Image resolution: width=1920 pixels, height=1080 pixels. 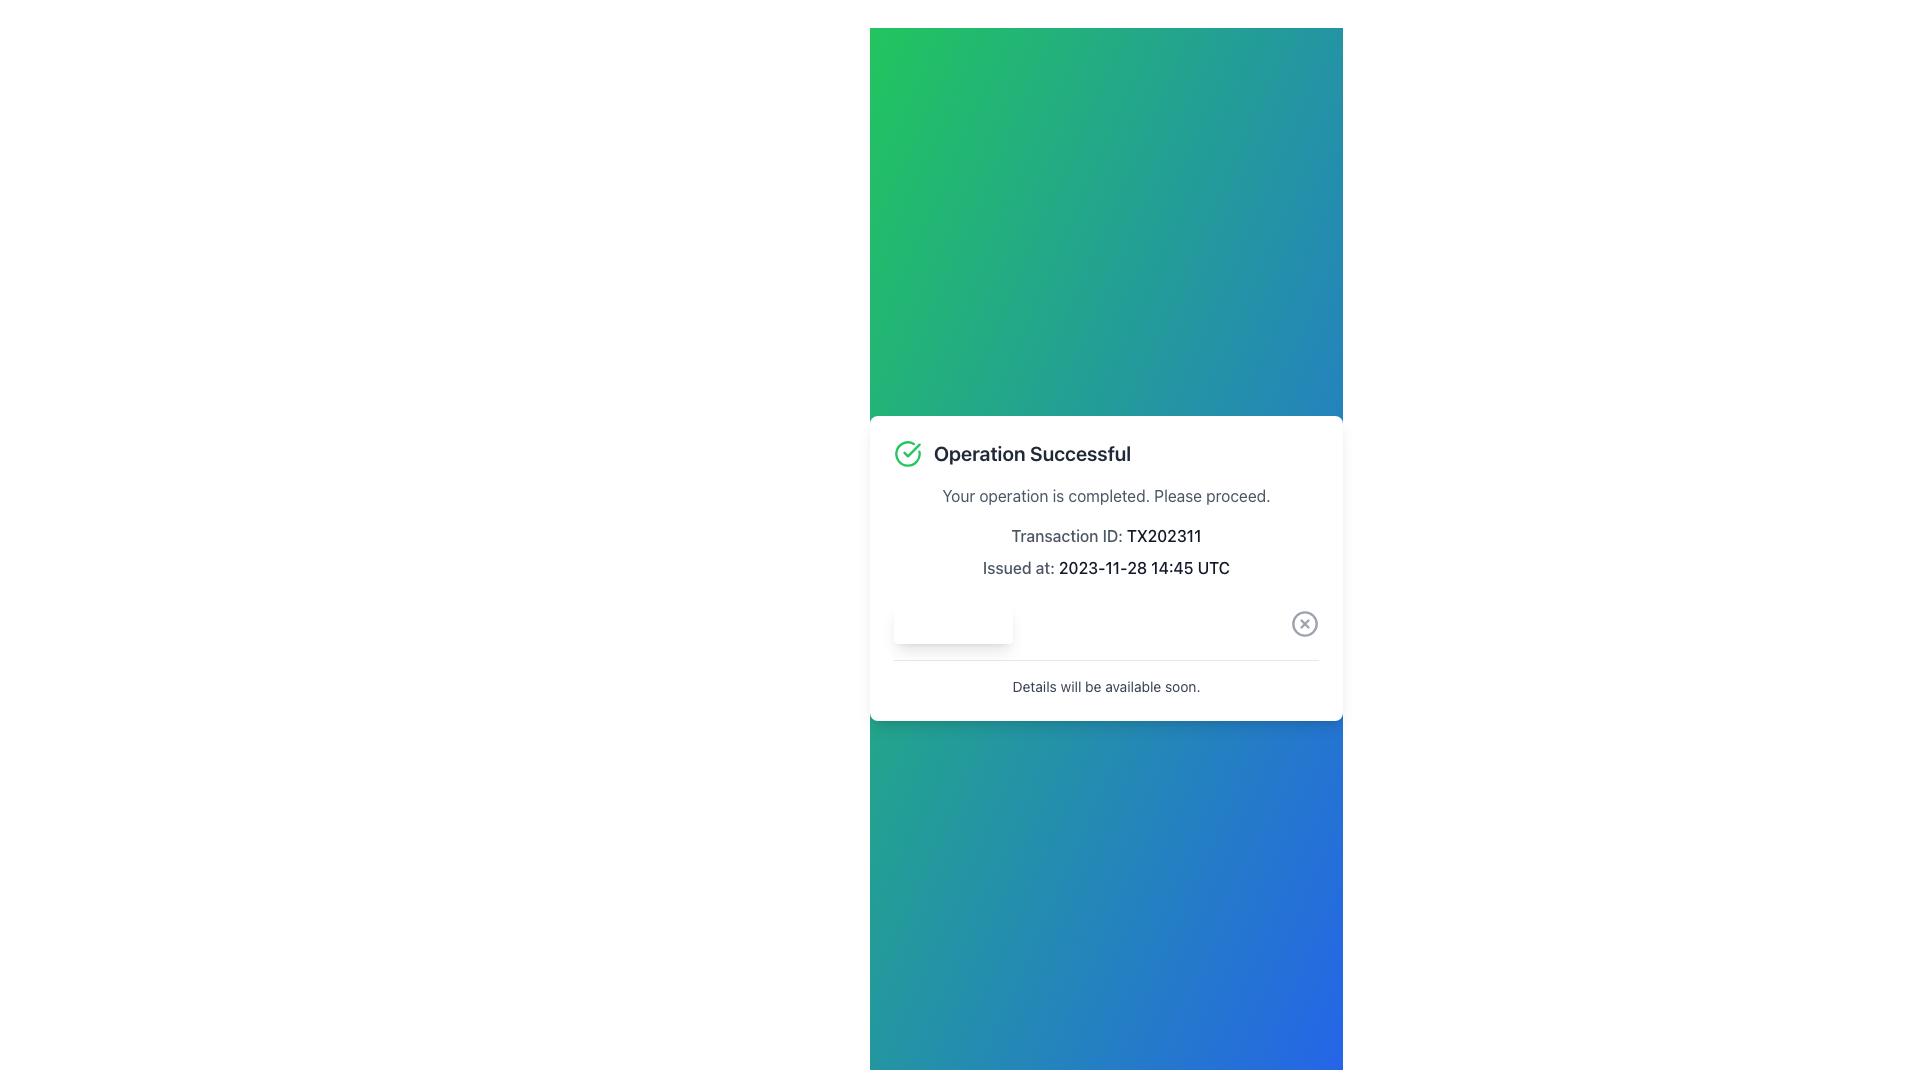 What do you see at coordinates (1305, 622) in the screenshot?
I see `the dismiss button located on the right side of the horizontal row at the bottom of the information card` at bounding box center [1305, 622].